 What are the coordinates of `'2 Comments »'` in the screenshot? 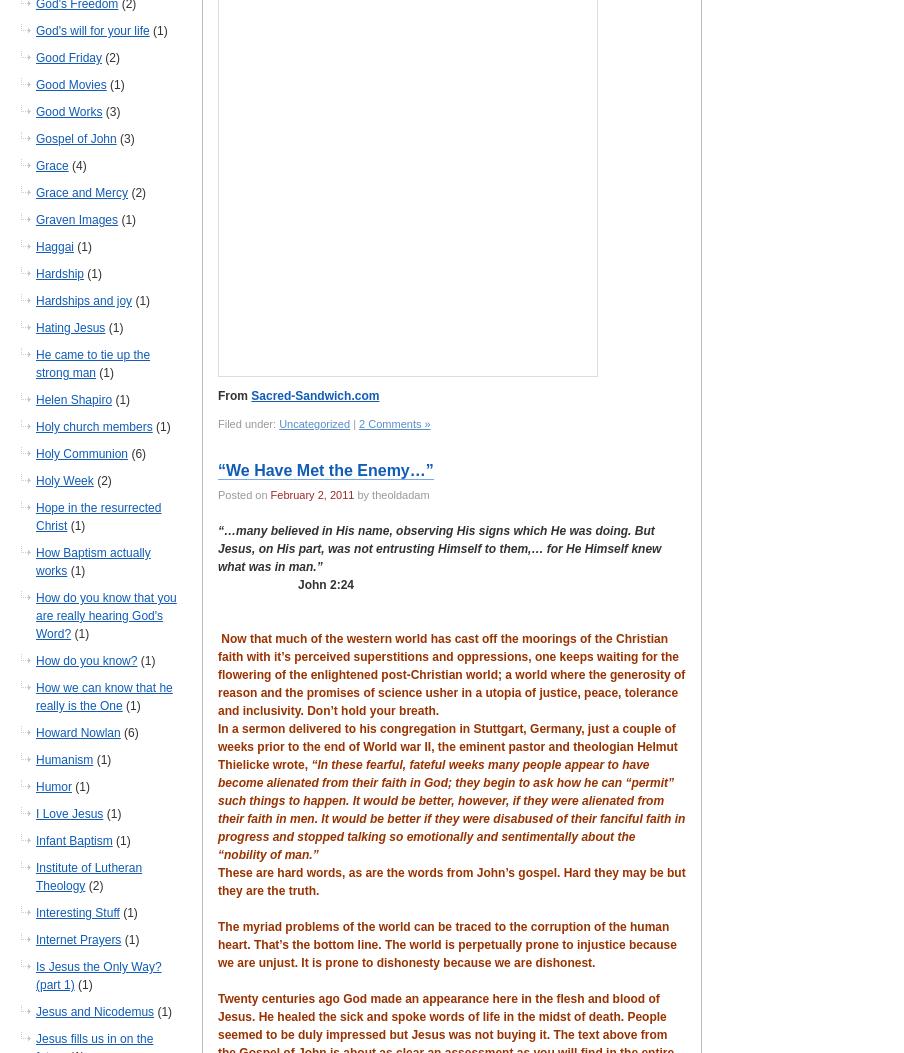 It's located at (393, 424).